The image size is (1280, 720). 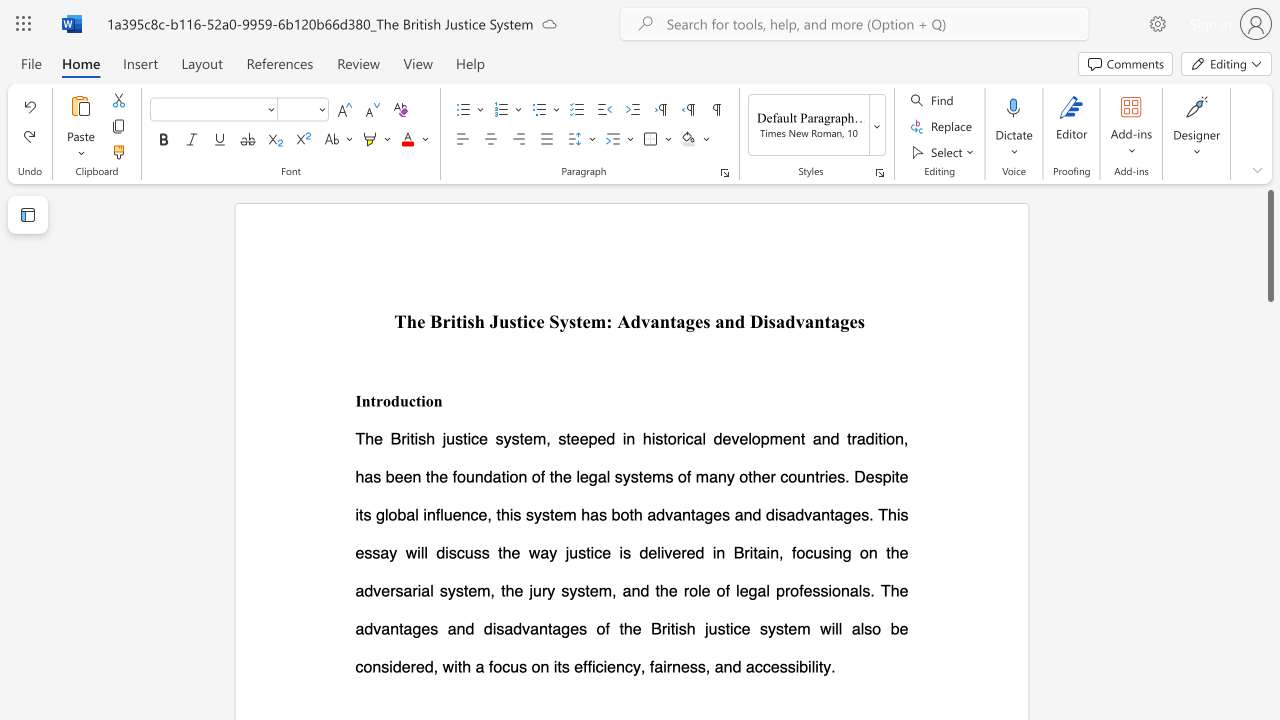 What do you see at coordinates (1269, 518) in the screenshot?
I see `the scrollbar to move the page down` at bounding box center [1269, 518].